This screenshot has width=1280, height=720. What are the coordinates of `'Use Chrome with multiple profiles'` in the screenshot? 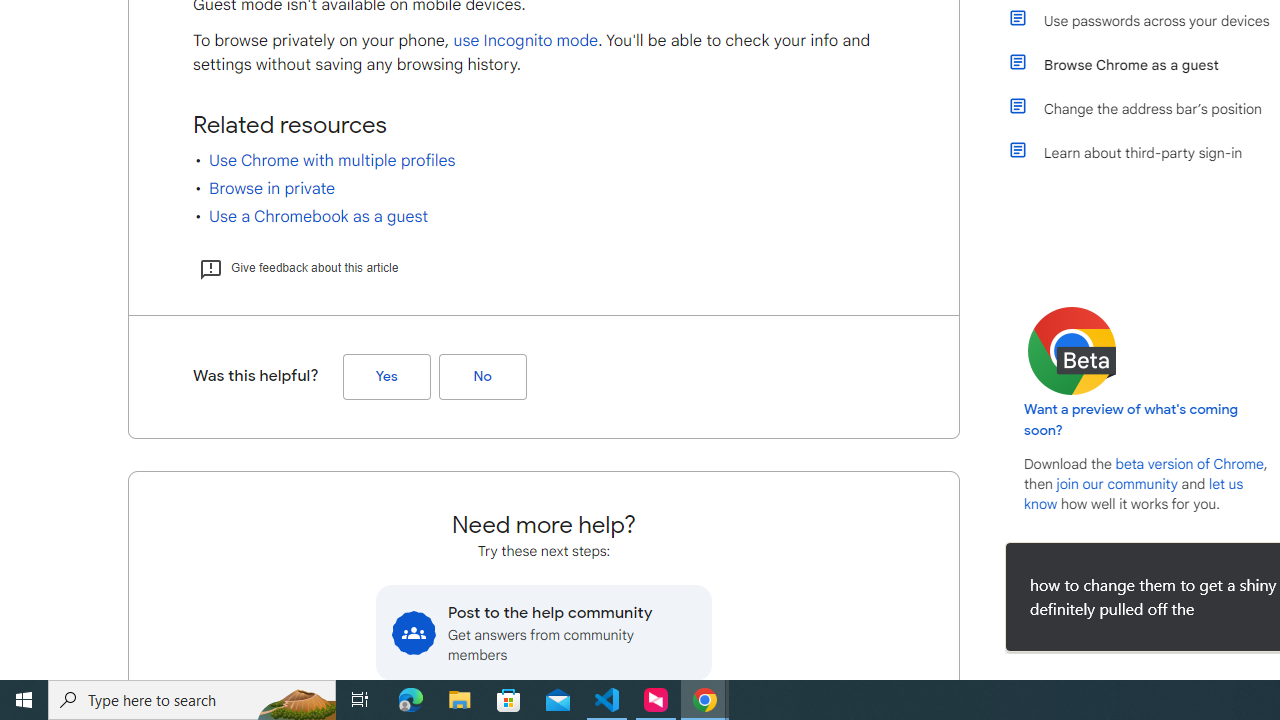 It's located at (332, 160).